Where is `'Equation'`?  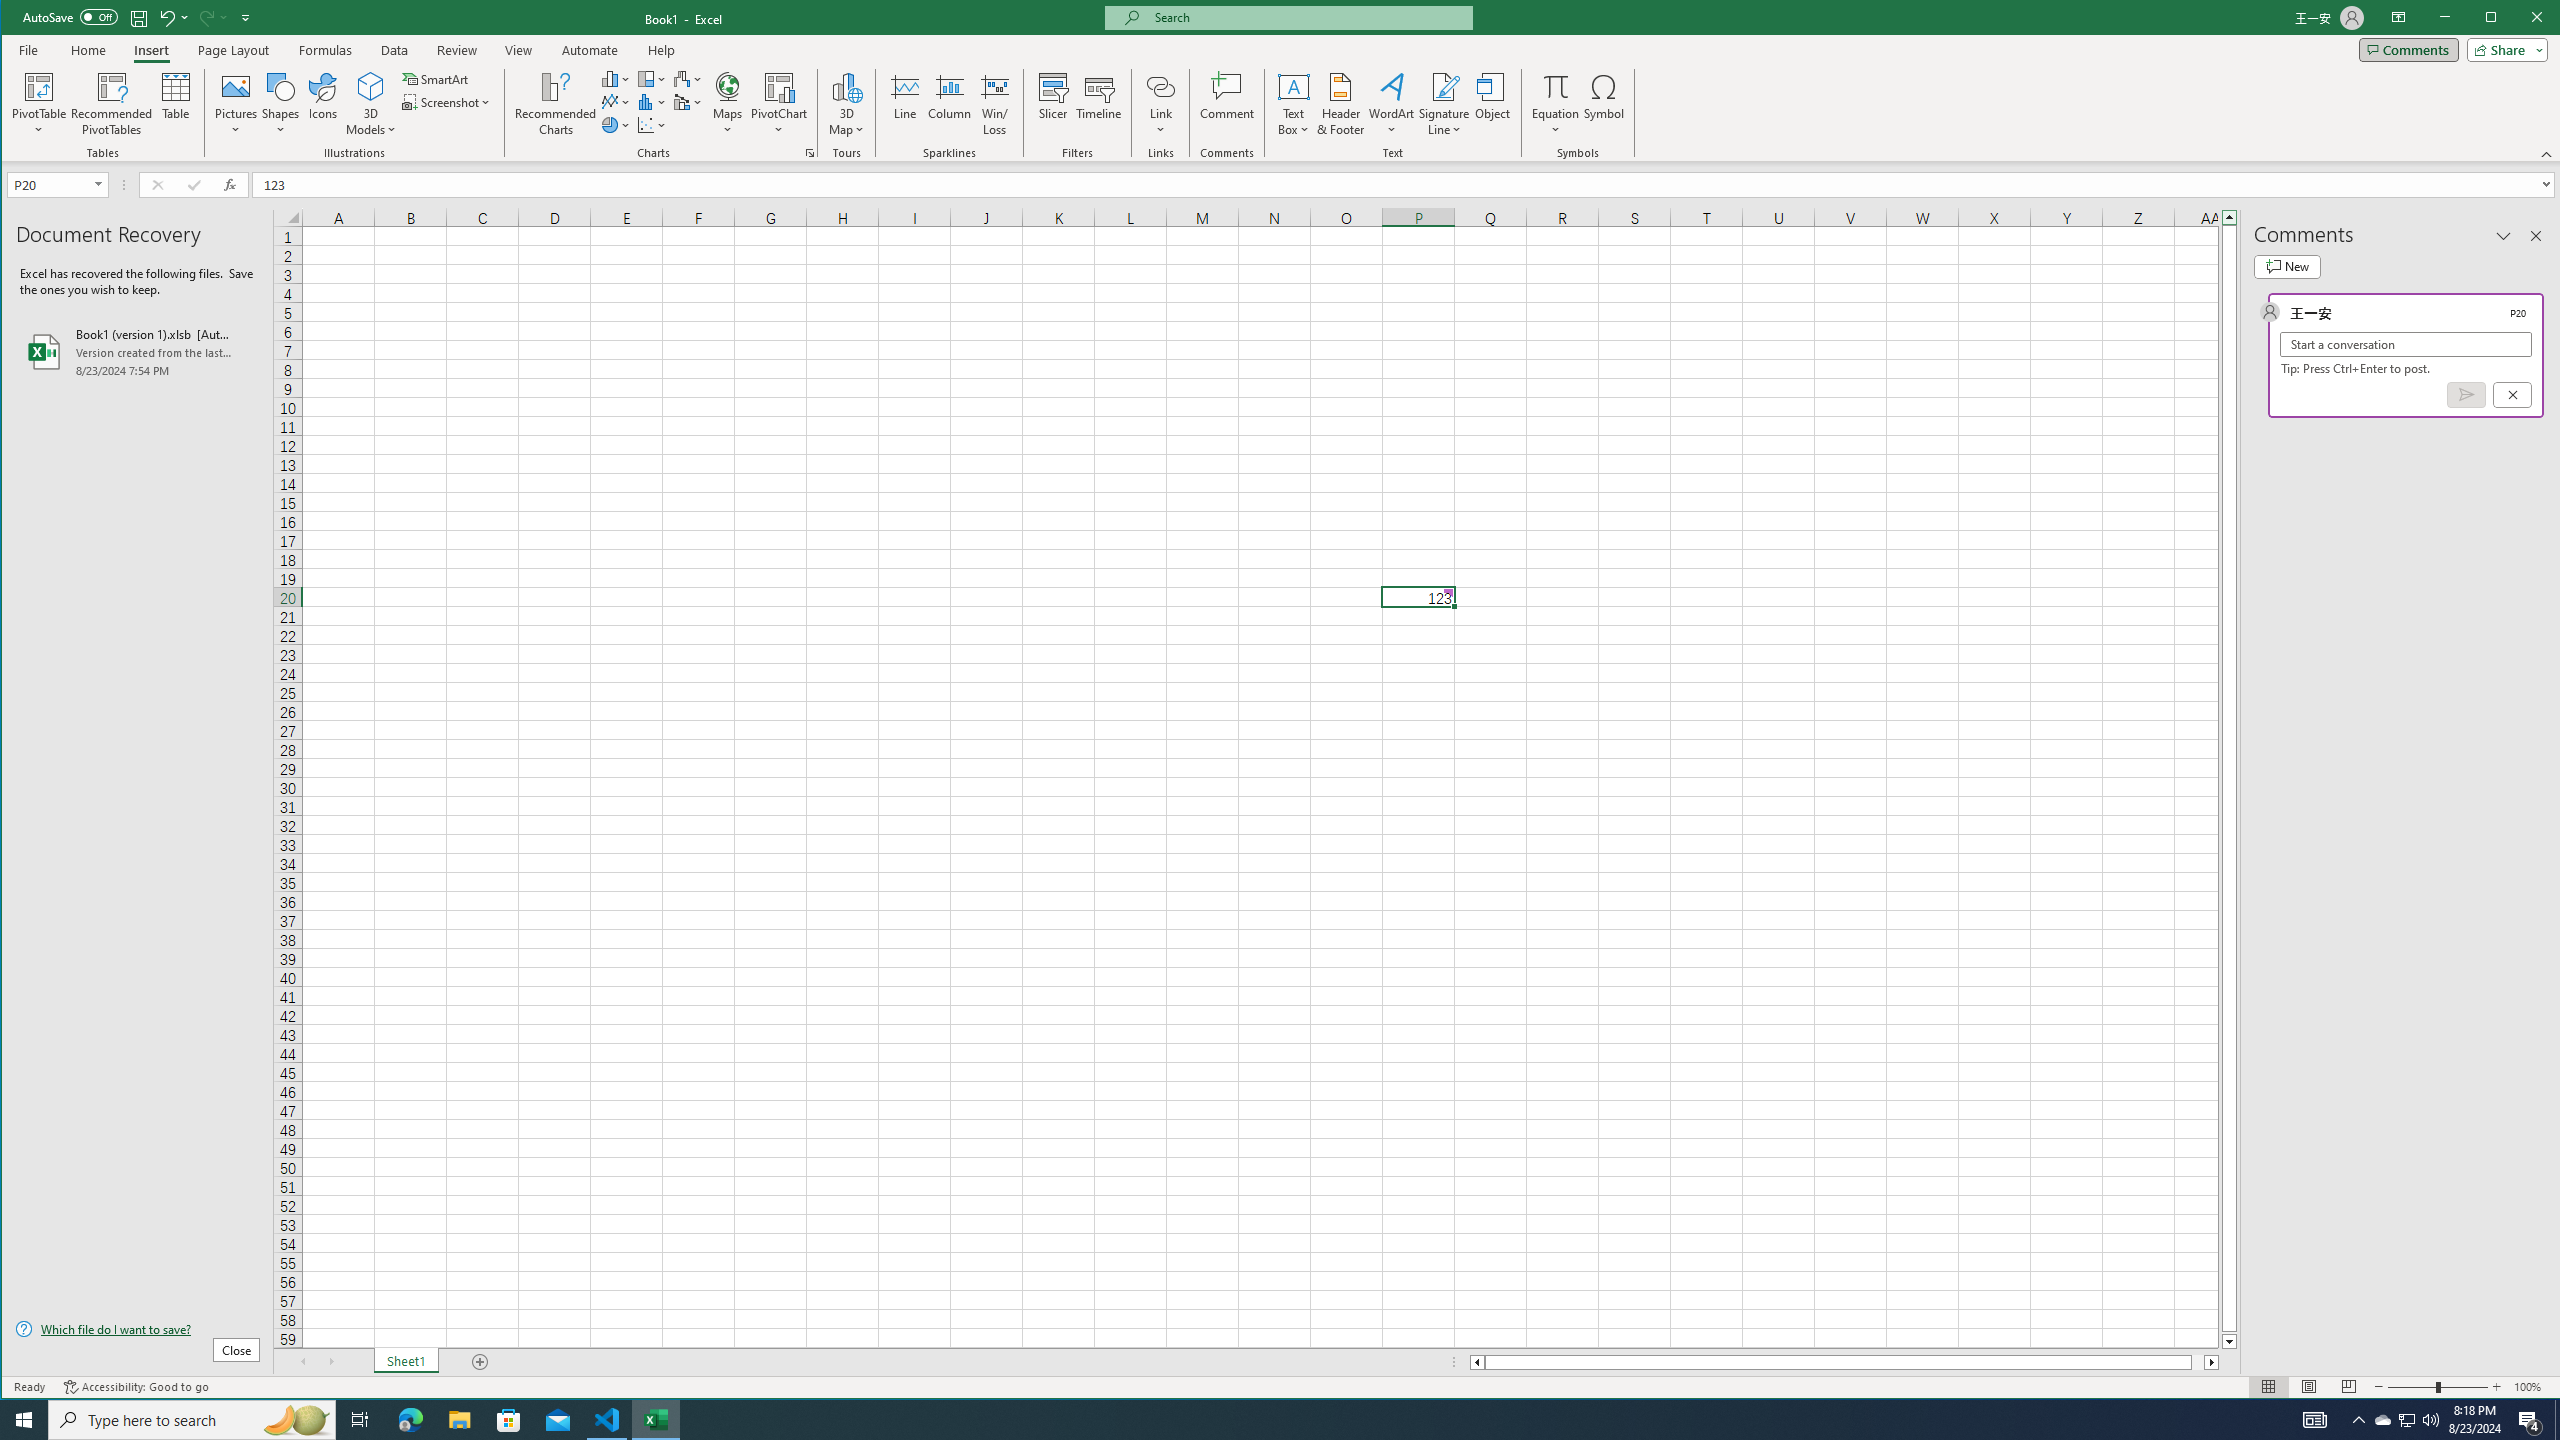 'Equation' is located at coordinates (1556, 103).